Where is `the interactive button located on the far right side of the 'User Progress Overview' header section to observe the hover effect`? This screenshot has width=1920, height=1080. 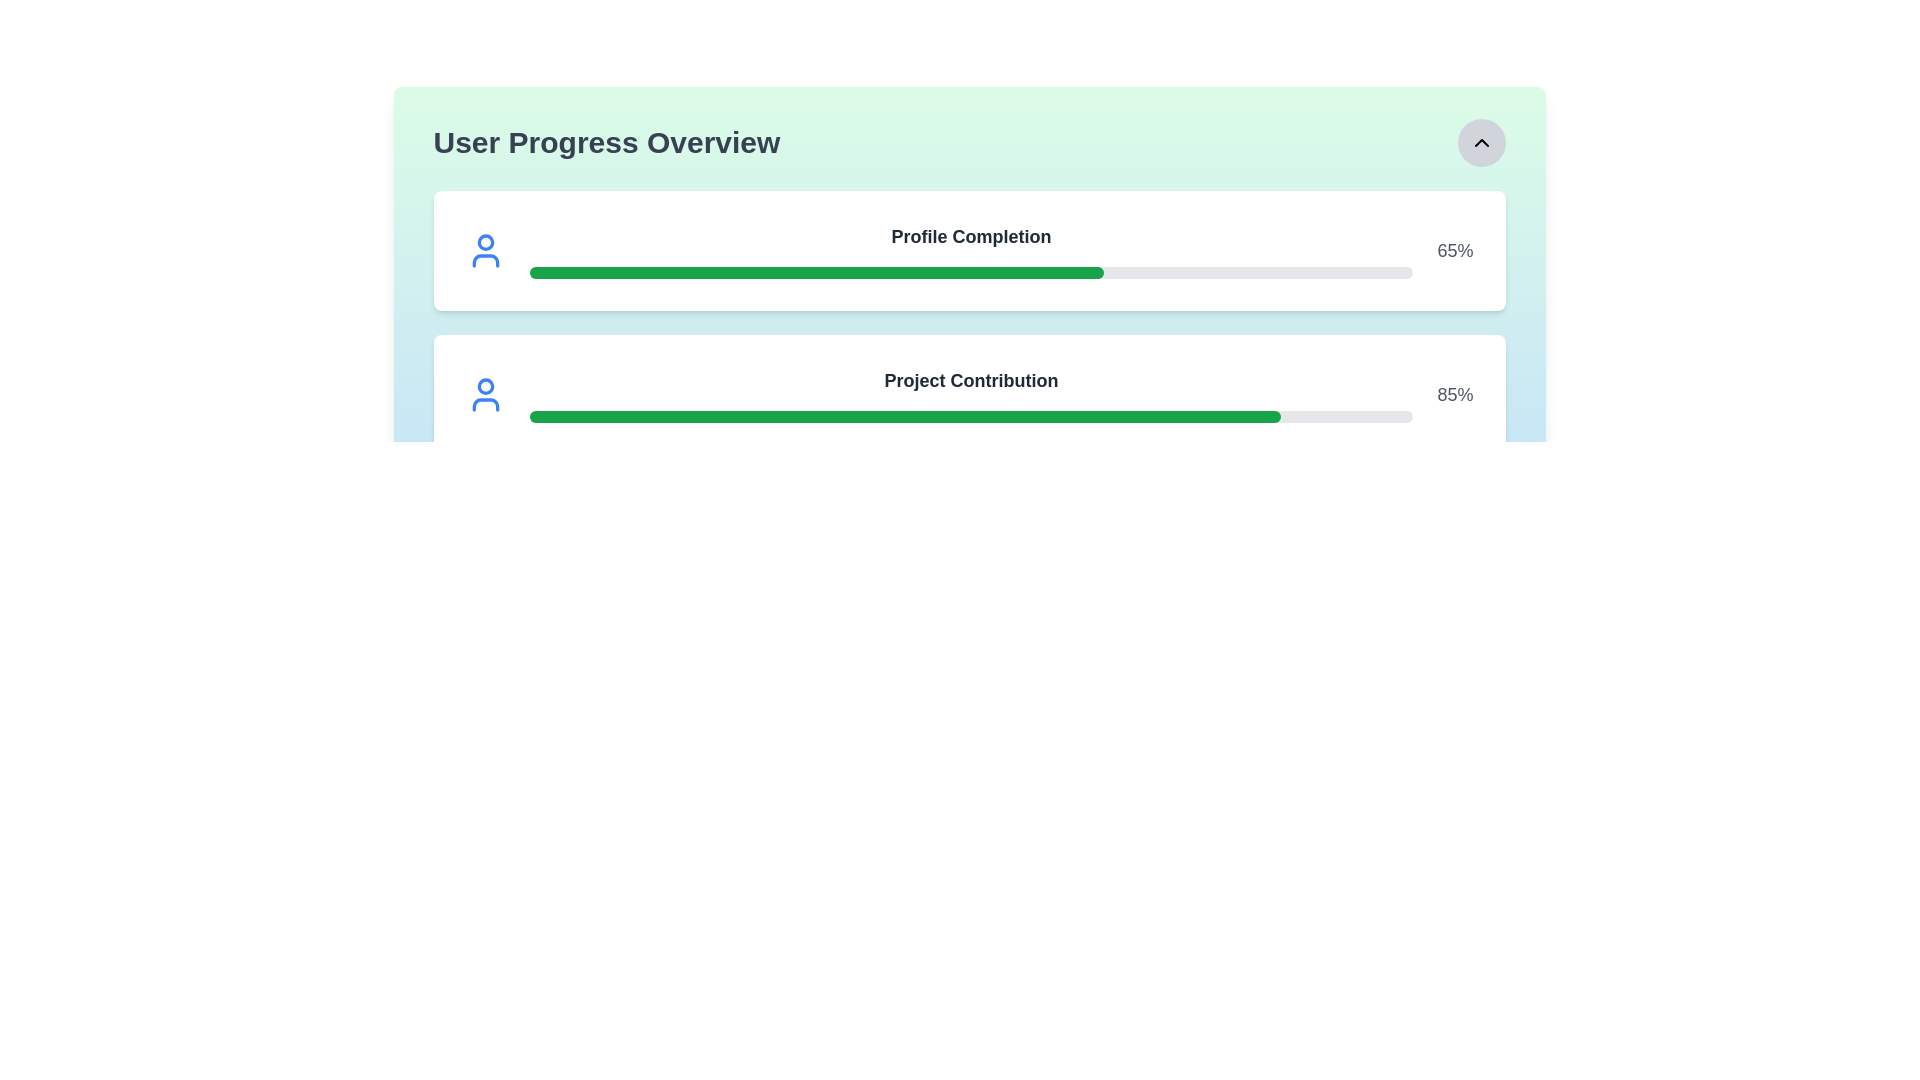 the interactive button located on the far right side of the 'User Progress Overview' header section to observe the hover effect is located at coordinates (1481, 141).